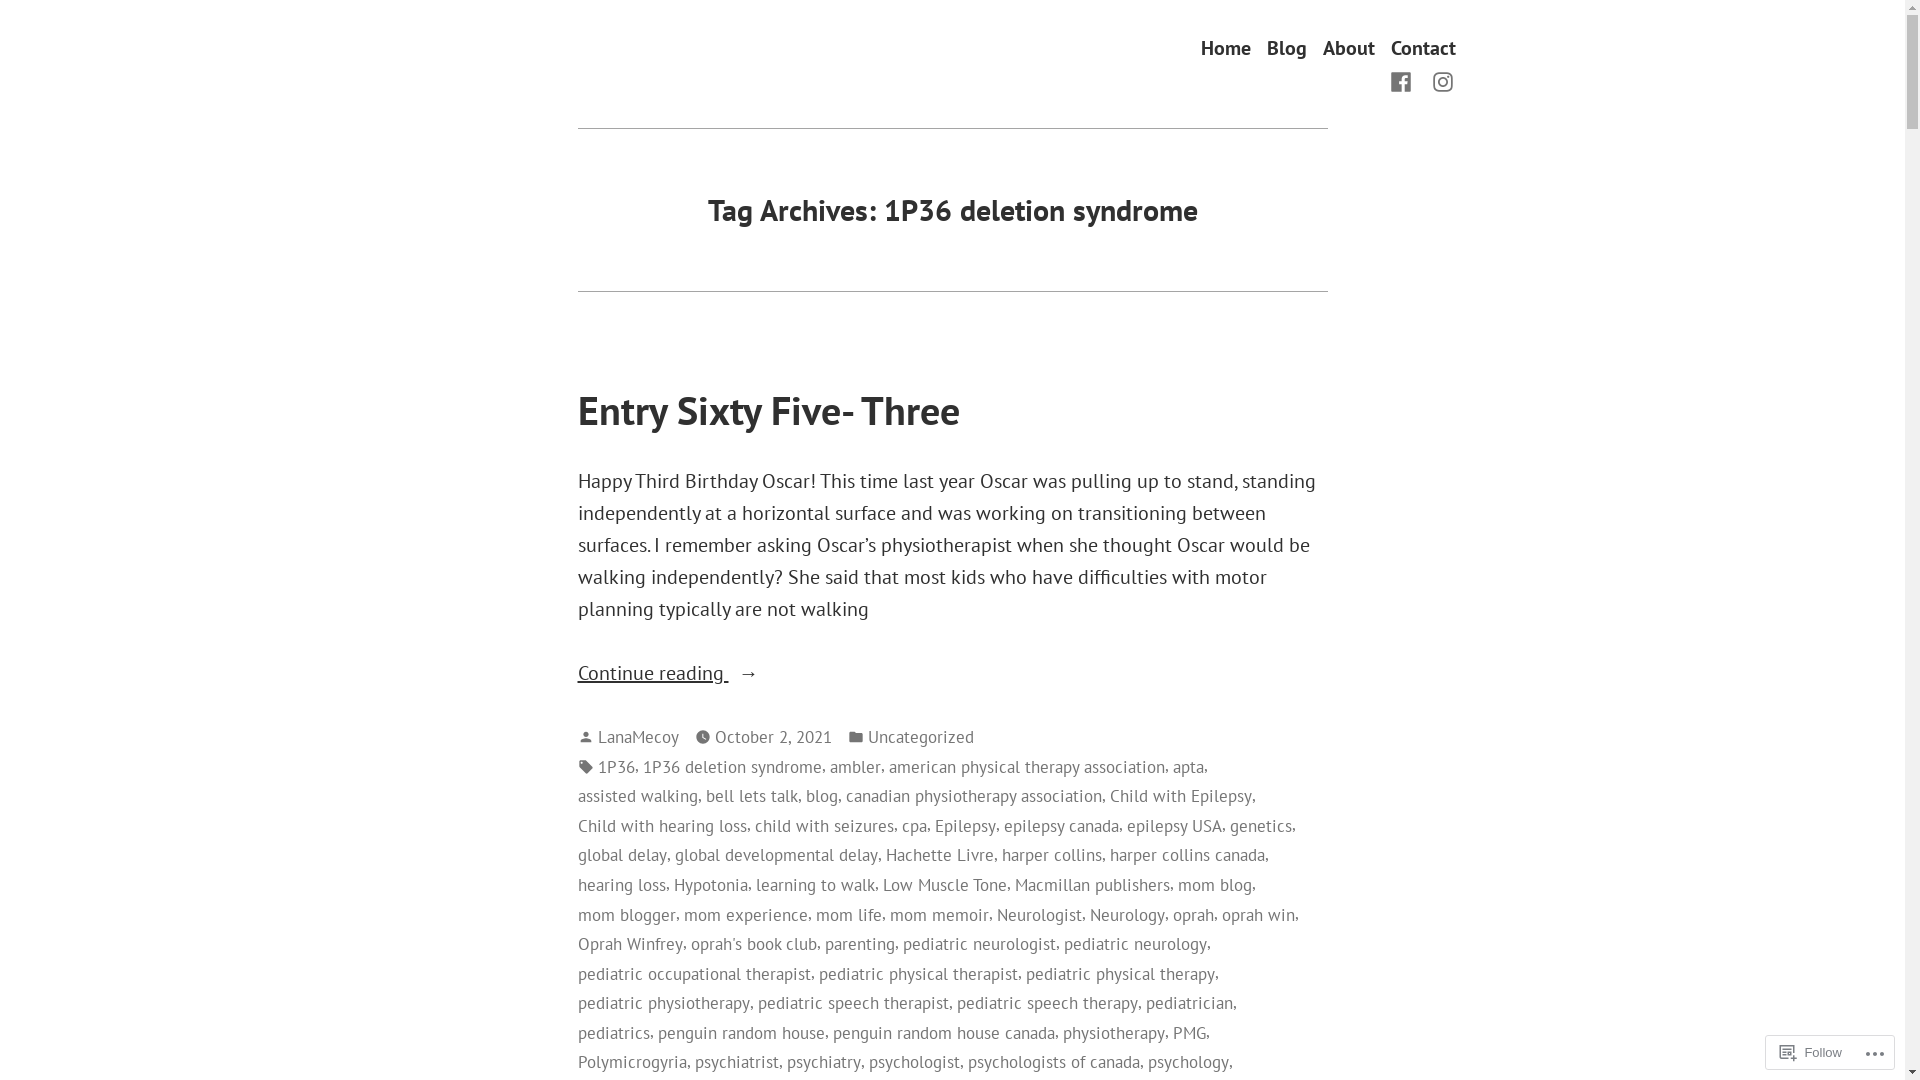 Image resolution: width=1920 pixels, height=1080 pixels. I want to click on 'psychiatrist', so click(694, 1060).